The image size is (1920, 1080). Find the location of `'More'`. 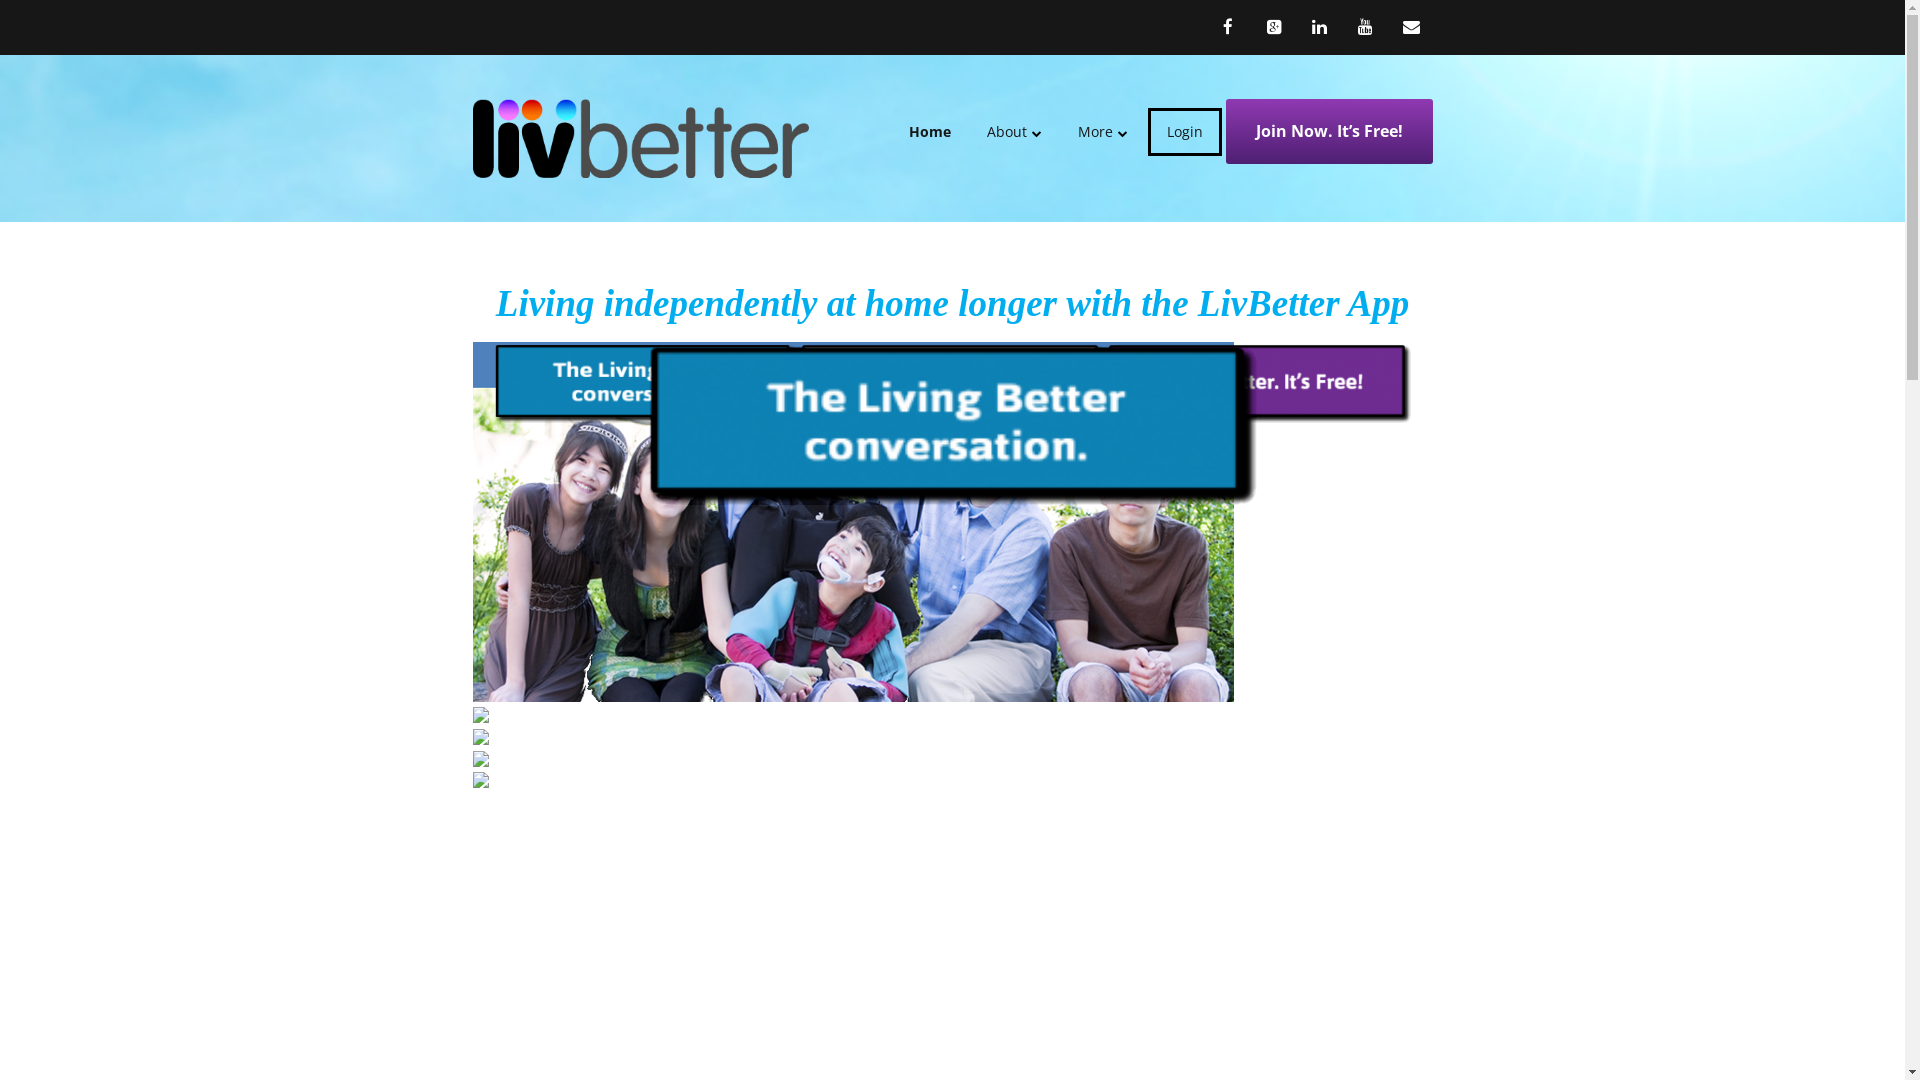

'More' is located at coordinates (1102, 131).